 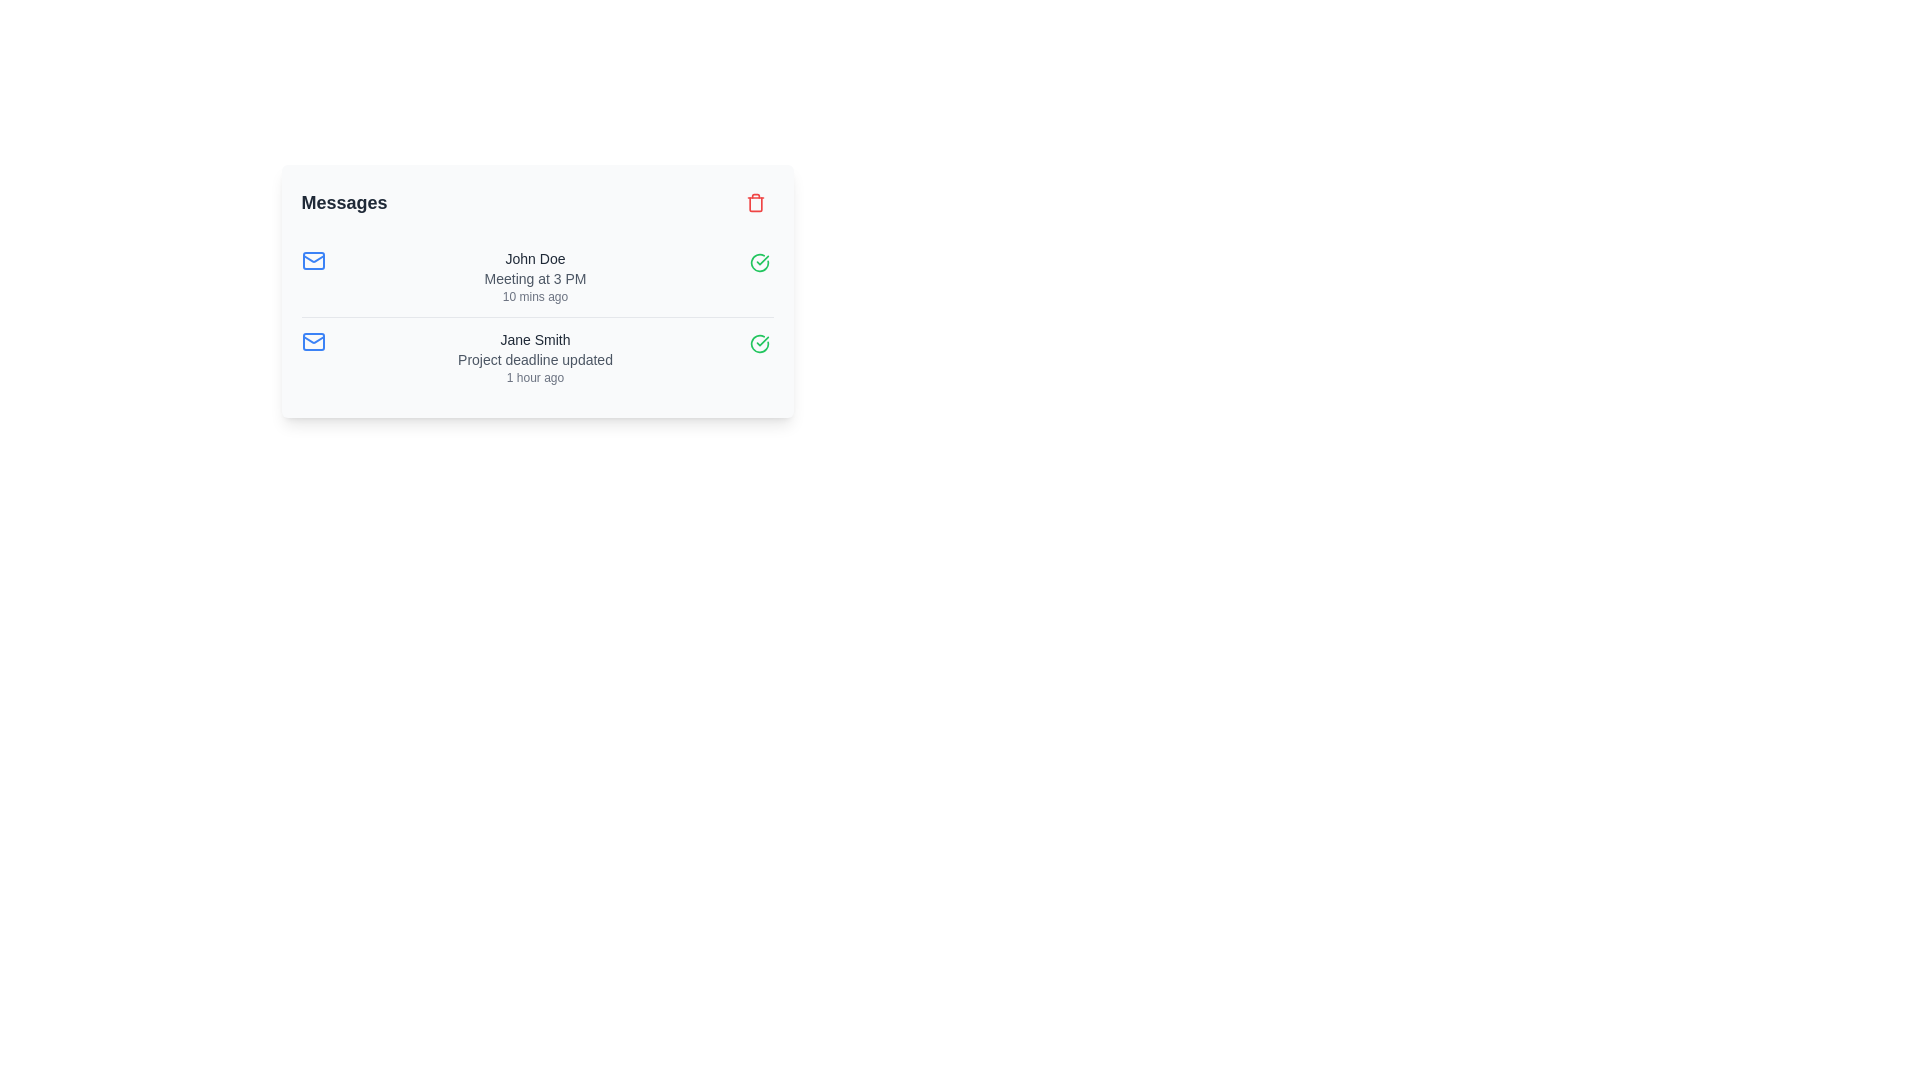 I want to click on the text label 'Meeting at 3 PM', which is styled in a small, light gray font and positioned between 'John Doe' and '10 mins ago', so click(x=535, y=278).